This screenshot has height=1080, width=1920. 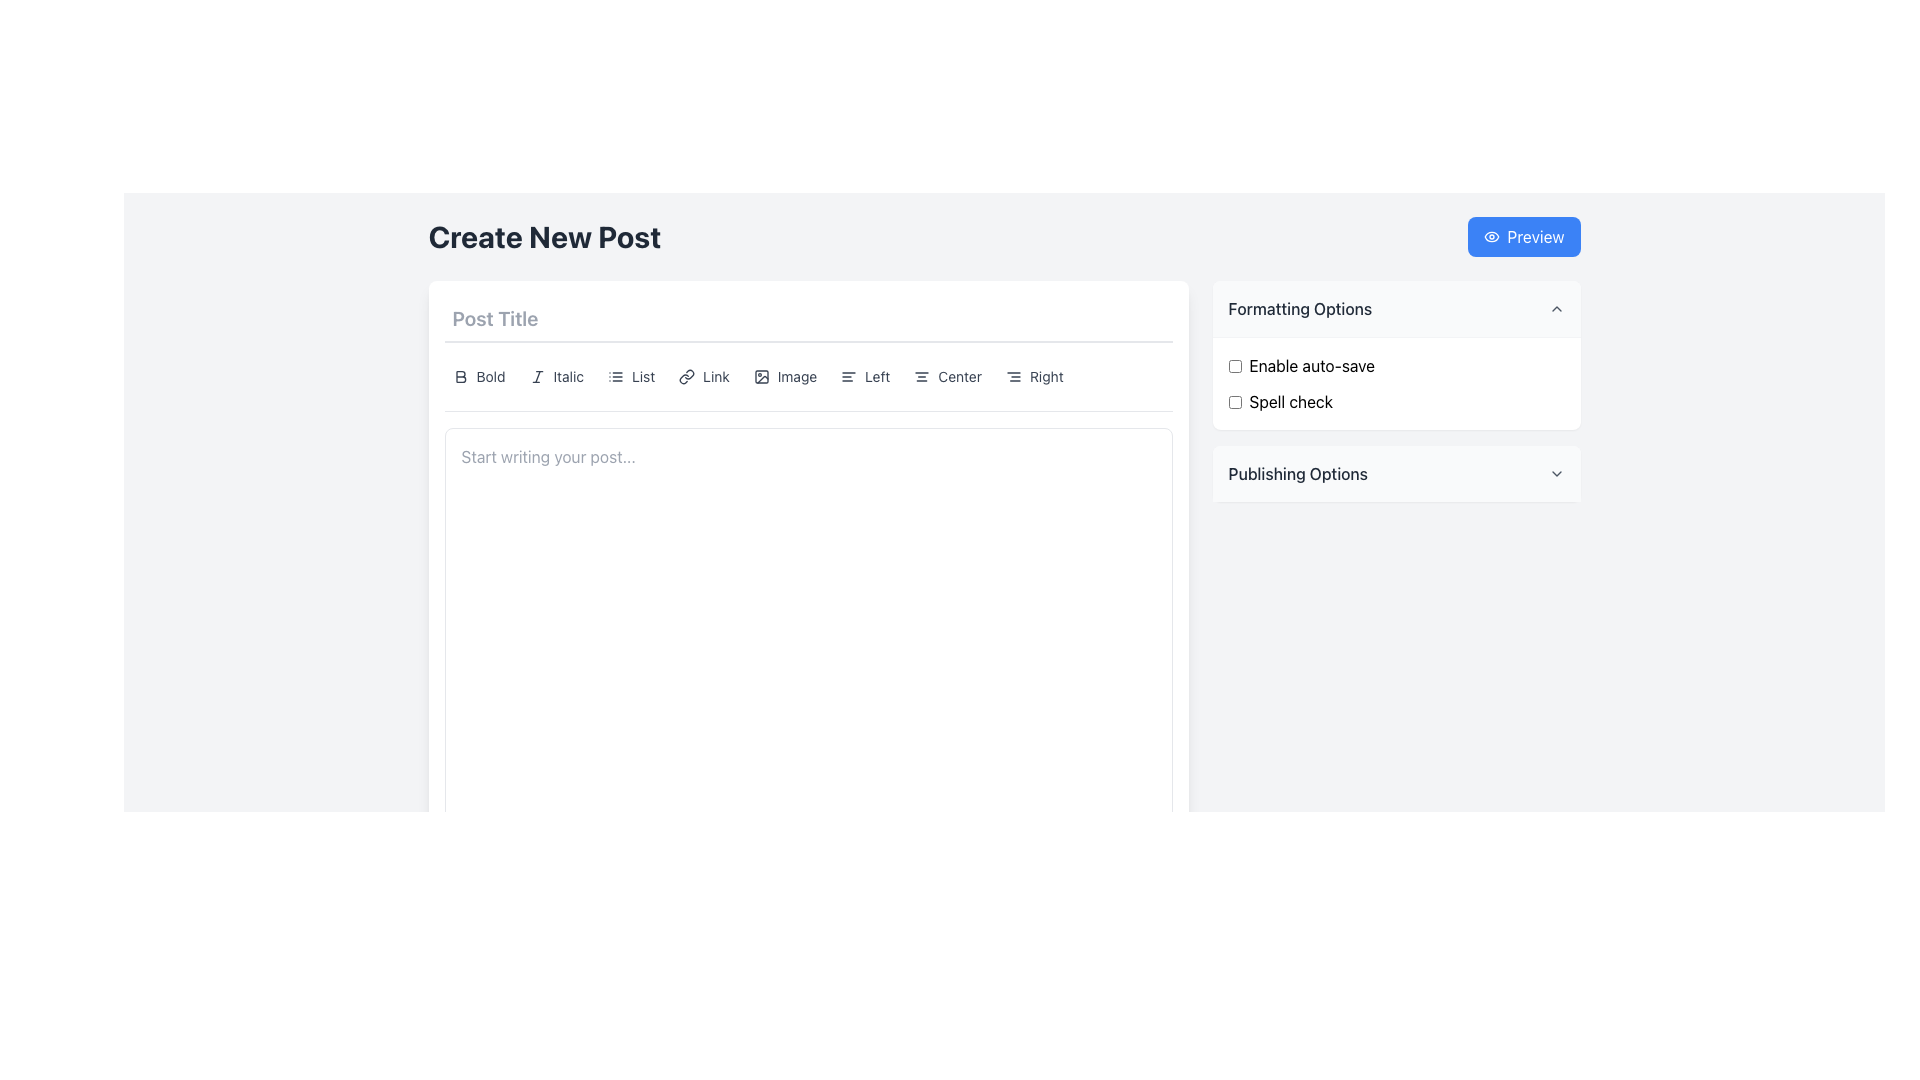 I want to click on the static text element displaying 'Bold' in a smaller gray font within the formatting toolbar under the 'Post Title' section, so click(x=490, y=377).